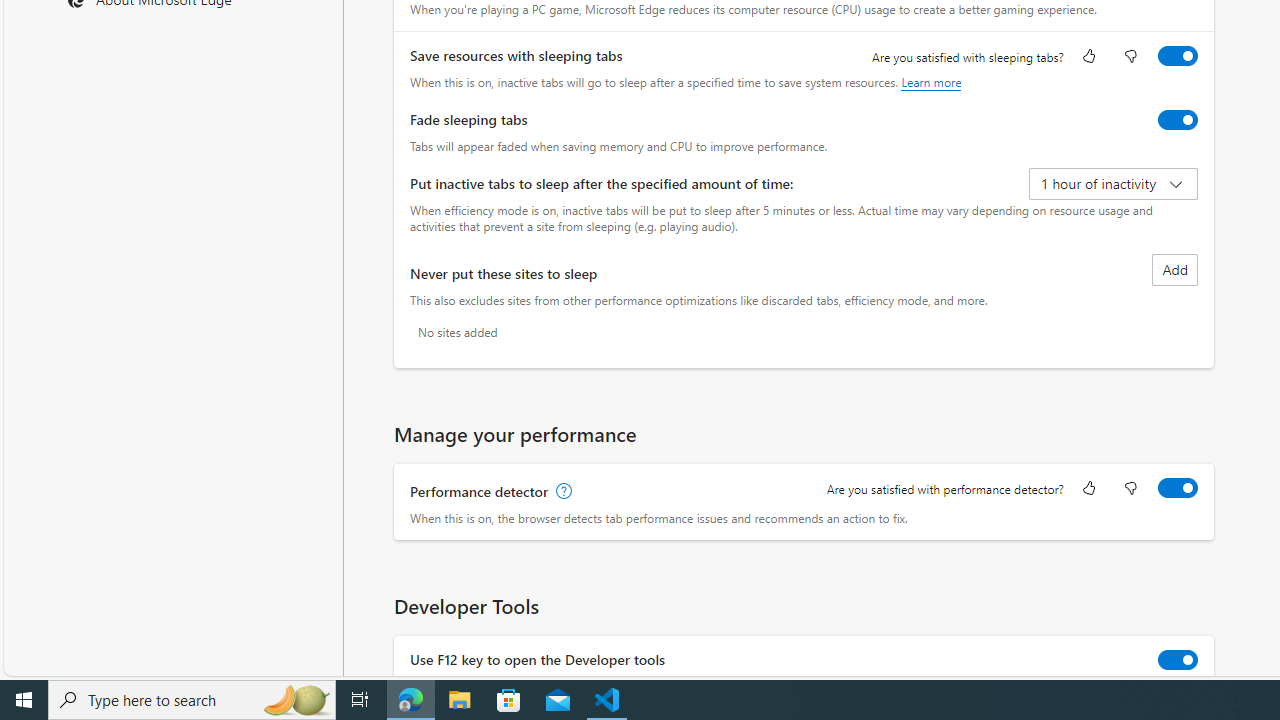  Describe the element at coordinates (1175, 270) in the screenshot. I see `'Add site to never put these sites to sleep list'` at that location.